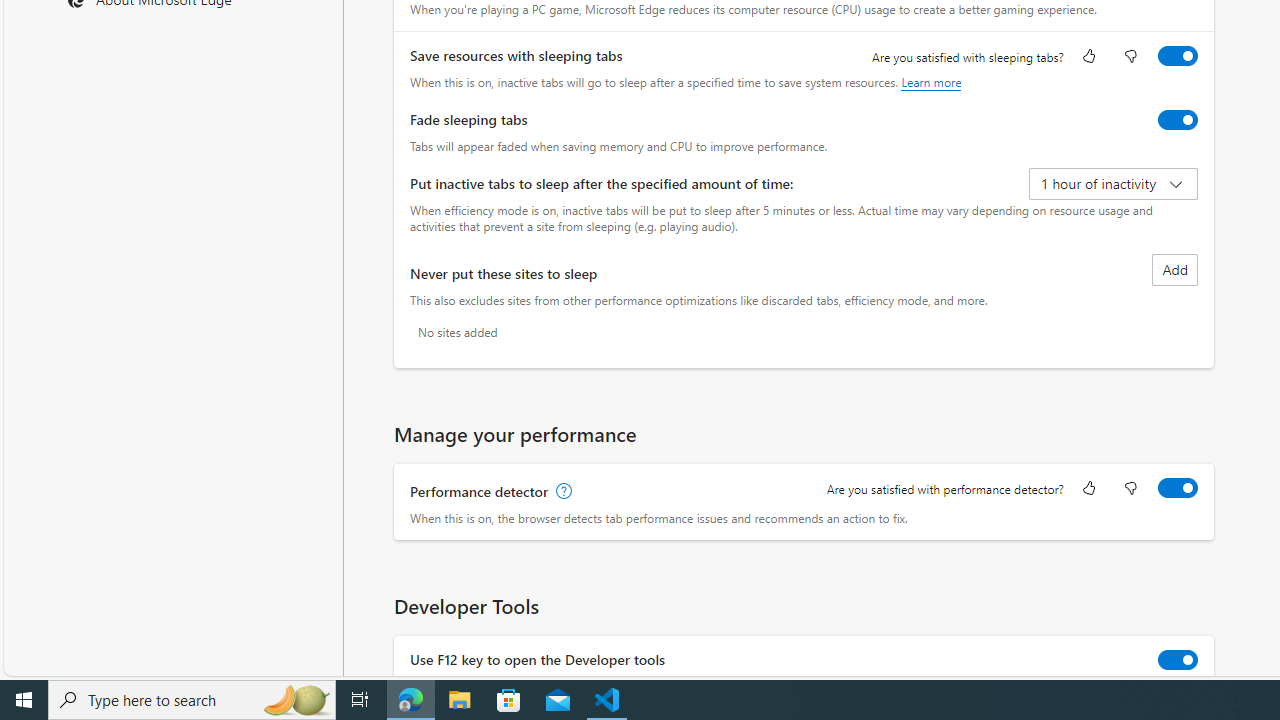  Describe the element at coordinates (1175, 270) in the screenshot. I see `'Add site to never put these sites to sleep list'` at that location.